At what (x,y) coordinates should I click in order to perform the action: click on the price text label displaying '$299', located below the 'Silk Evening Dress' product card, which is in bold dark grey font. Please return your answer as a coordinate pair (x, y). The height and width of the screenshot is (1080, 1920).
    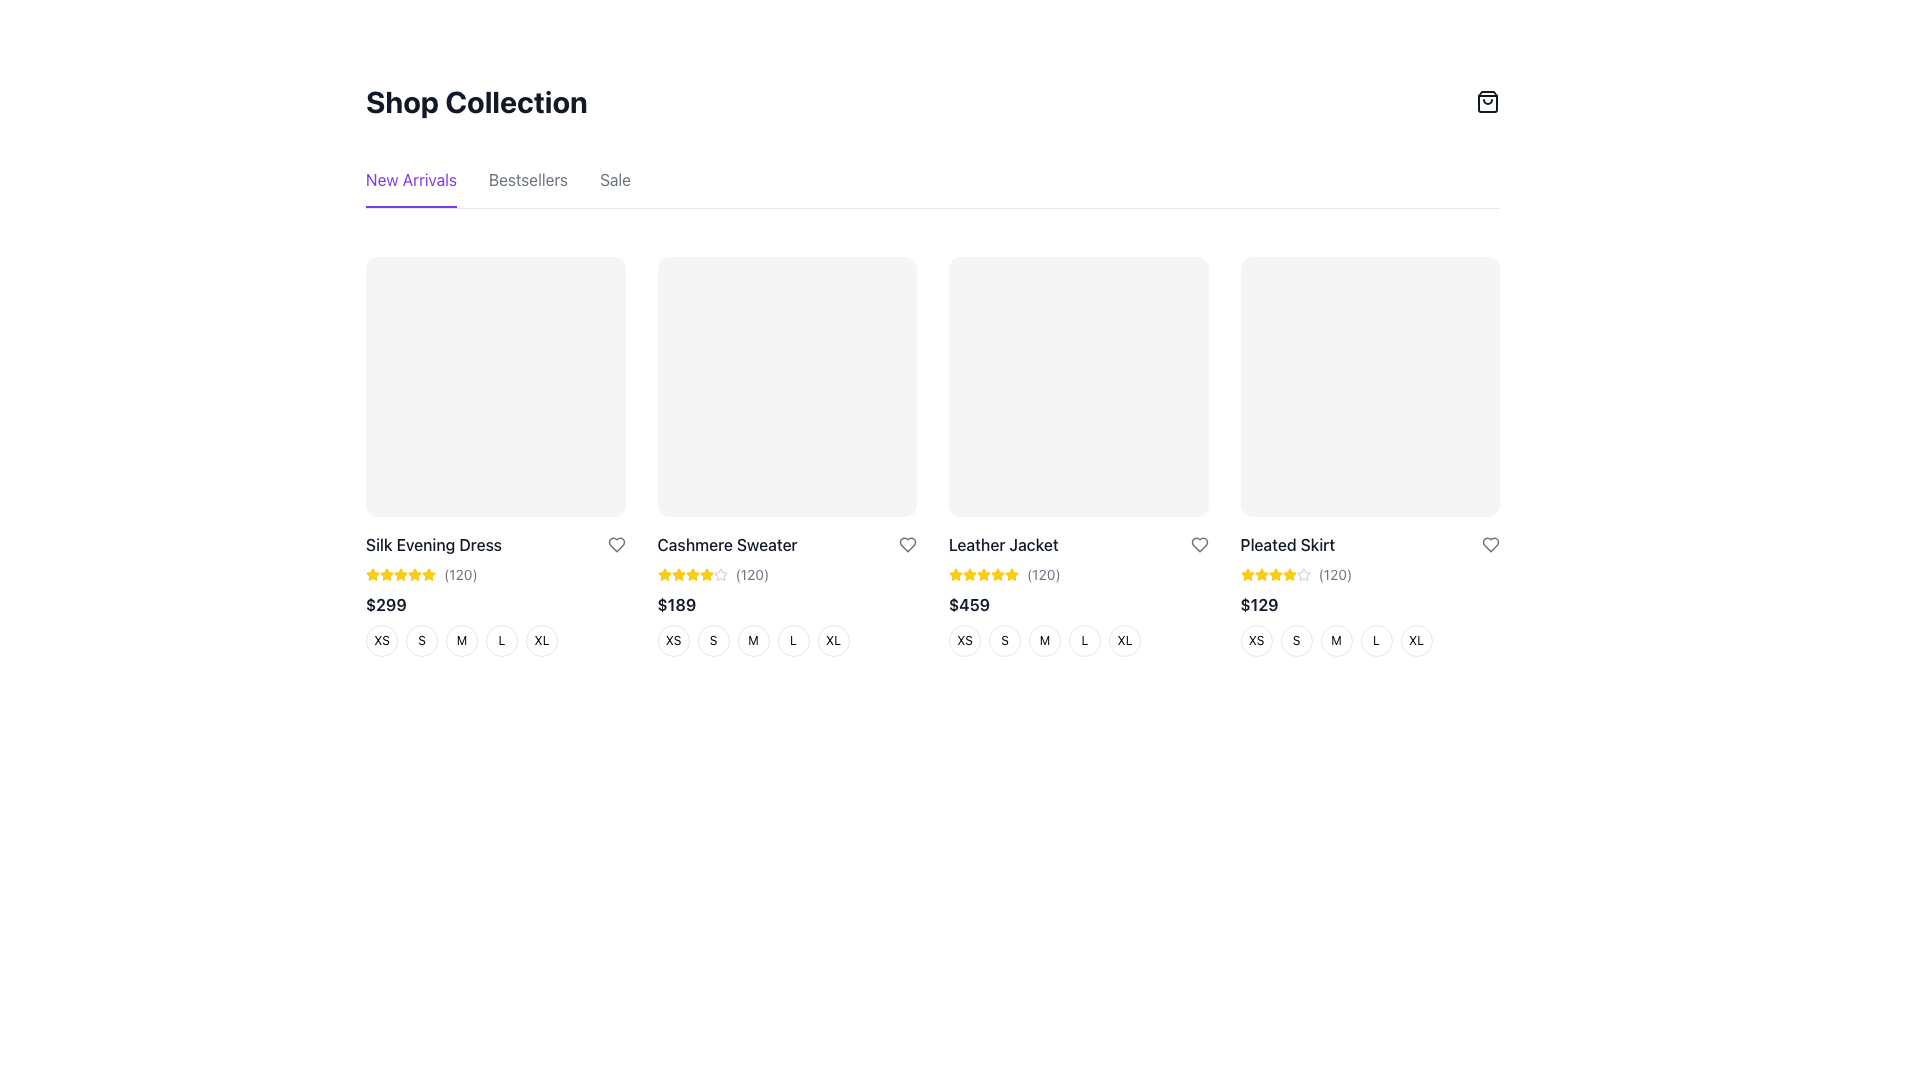
    Looking at the image, I should click on (386, 603).